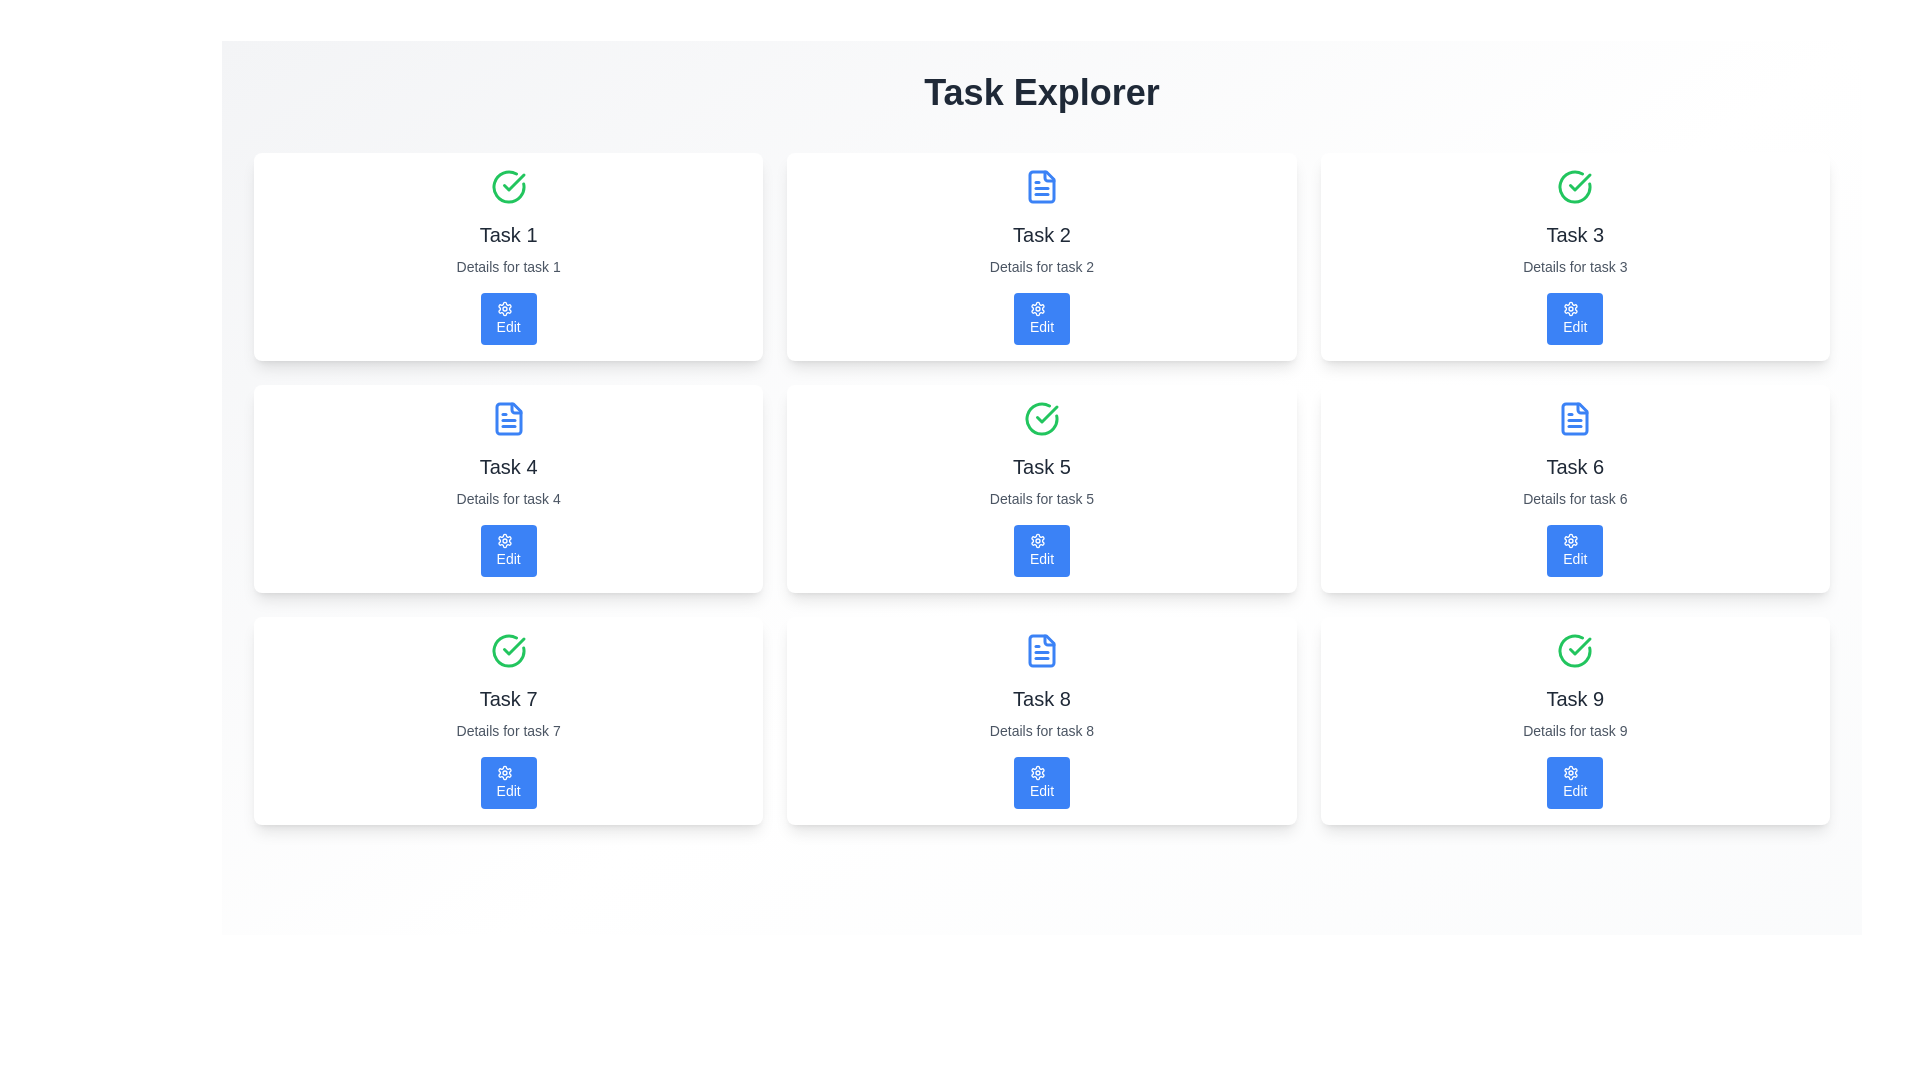 This screenshot has height=1080, width=1920. What do you see at coordinates (508, 186) in the screenshot?
I see `the circular green icon with a checkmark indicating successful completion, located at the top left corner of the 'Task 1' card` at bounding box center [508, 186].